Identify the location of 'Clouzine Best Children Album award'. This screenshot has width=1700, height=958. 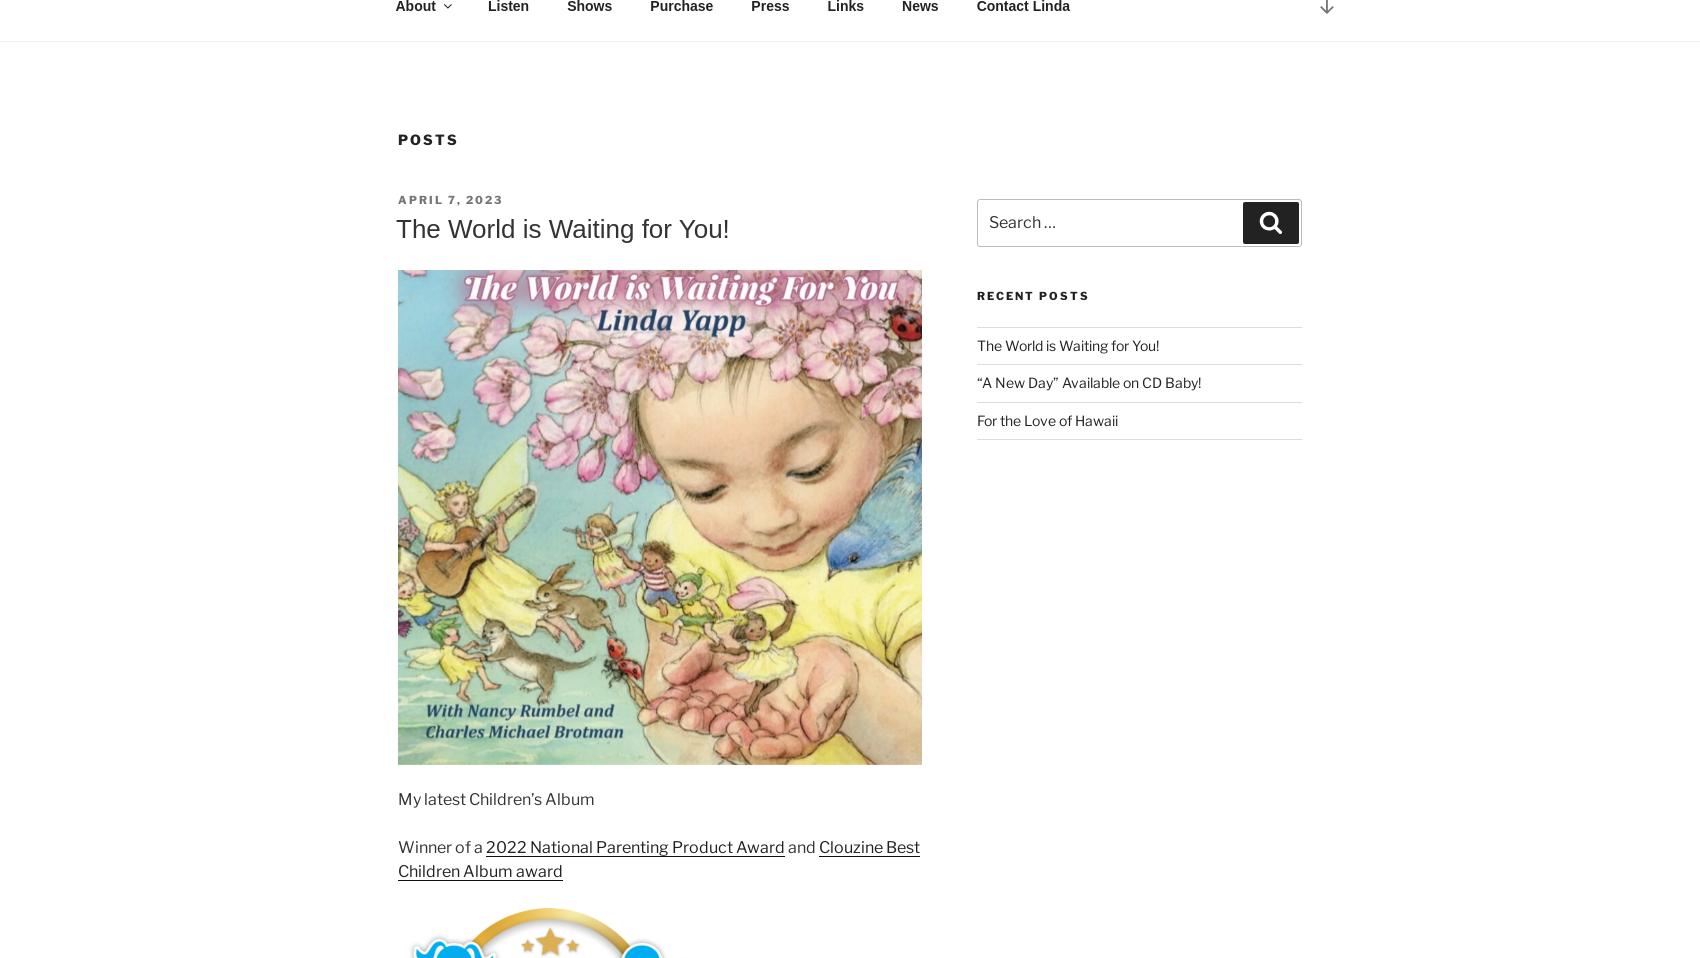
(658, 857).